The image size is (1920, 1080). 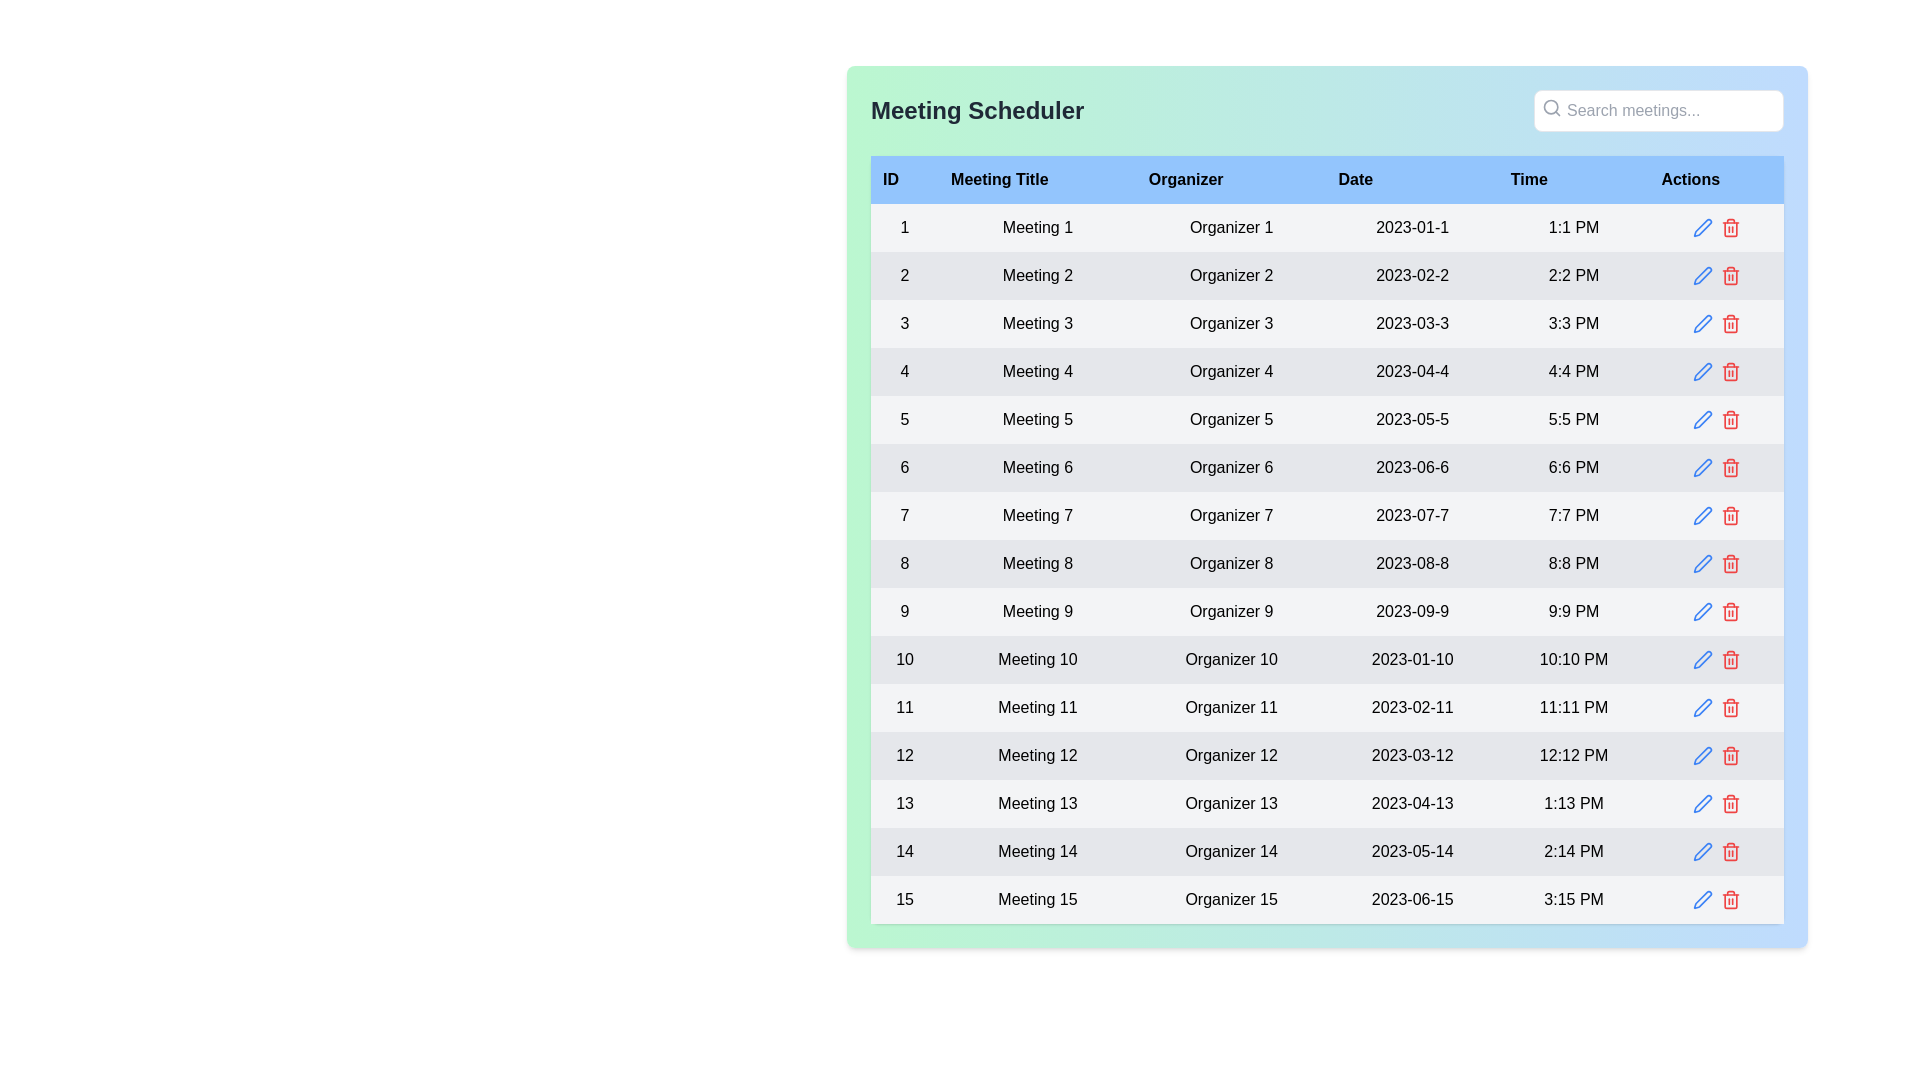 What do you see at coordinates (1701, 756) in the screenshot?
I see `the editing button icon in the 'Actions' column of the table for 'Meeting 12'` at bounding box center [1701, 756].